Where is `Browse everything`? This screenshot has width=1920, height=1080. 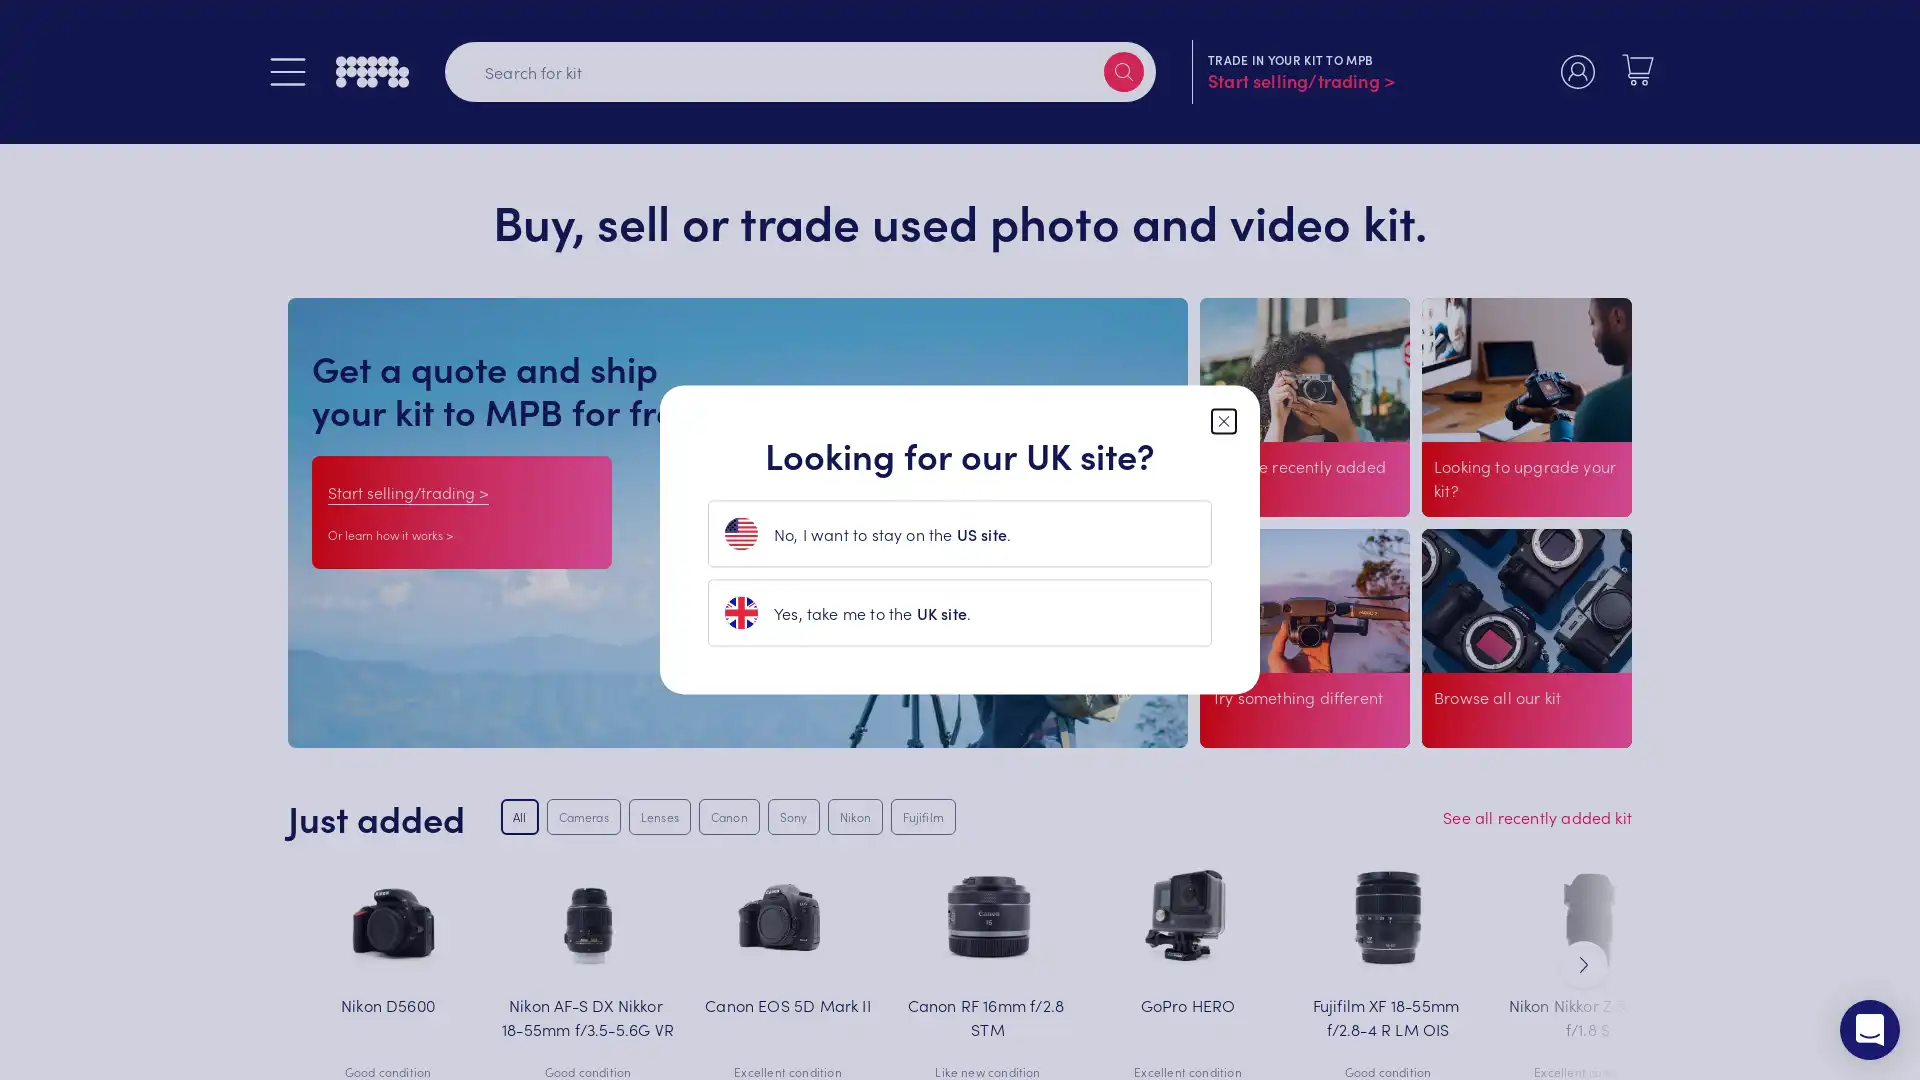 Browse everything is located at coordinates (1502, 726).